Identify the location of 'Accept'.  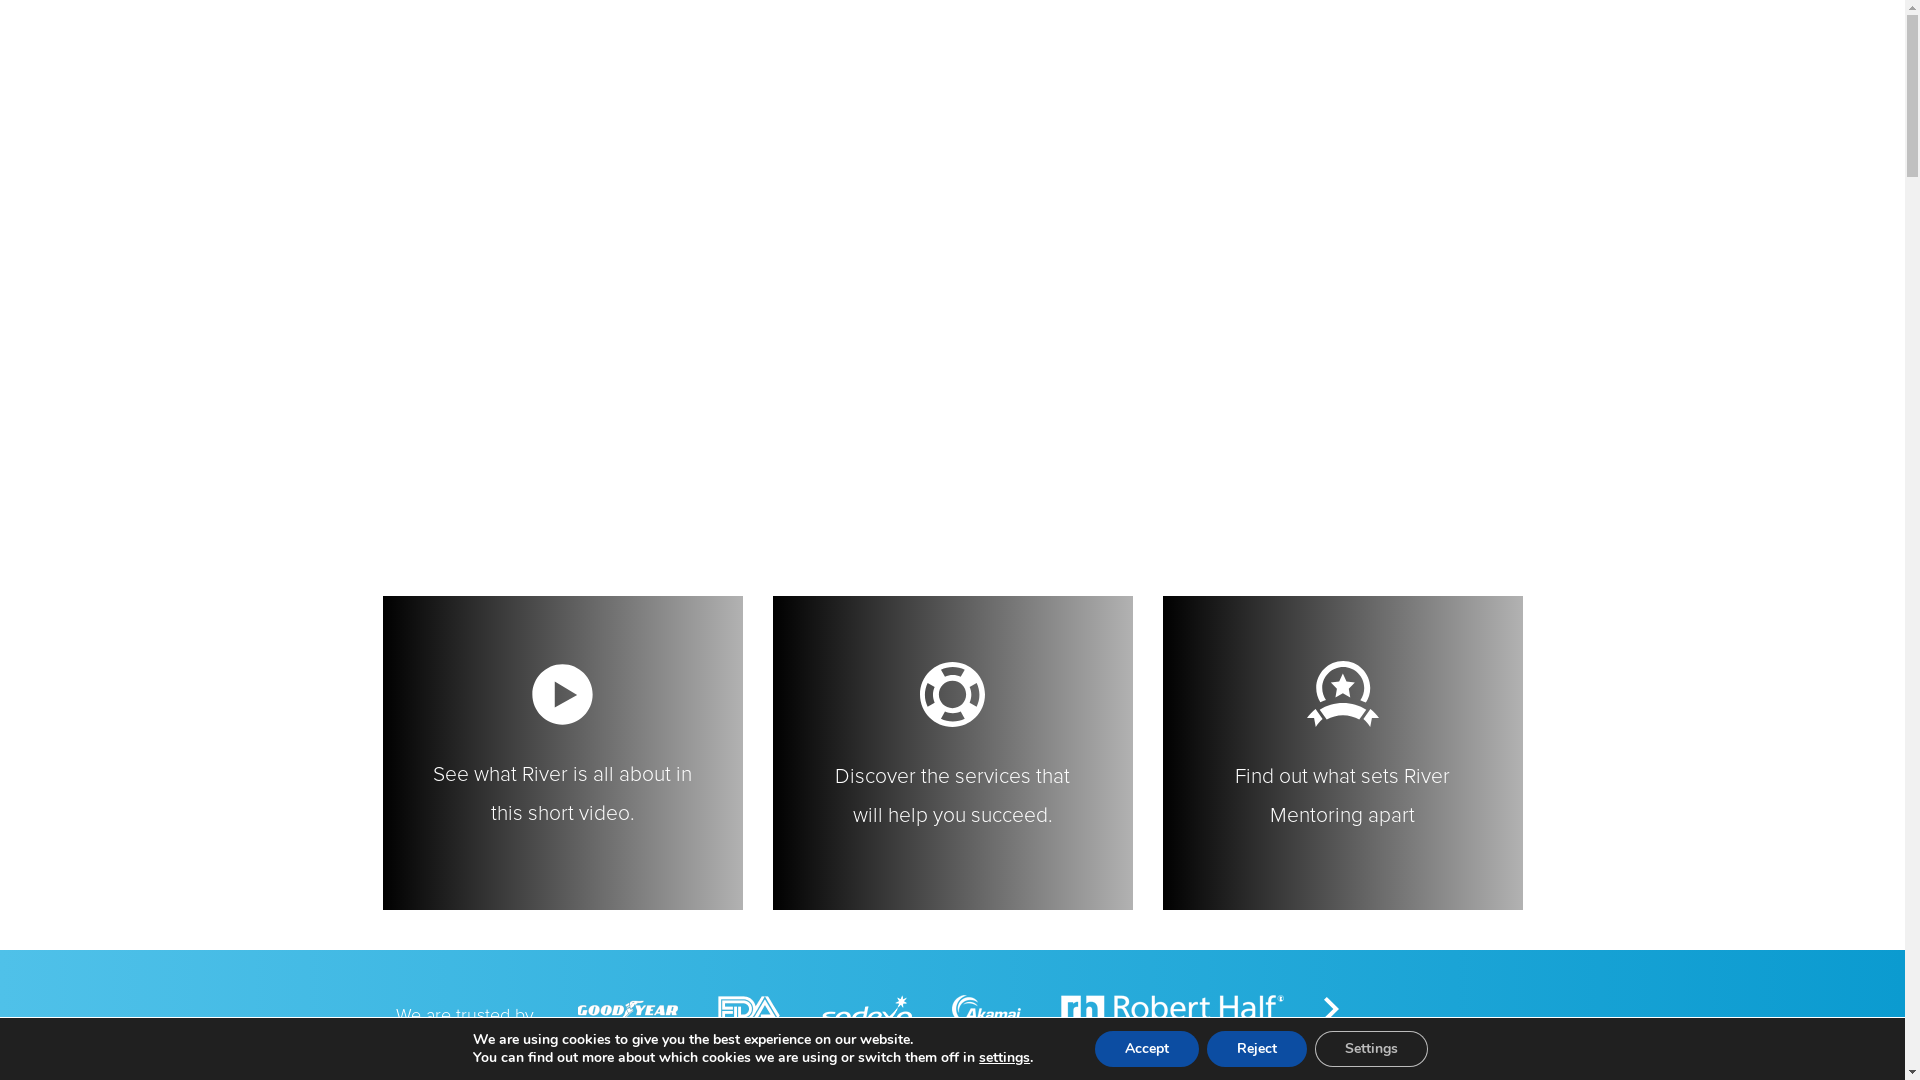
(1147, 1048).